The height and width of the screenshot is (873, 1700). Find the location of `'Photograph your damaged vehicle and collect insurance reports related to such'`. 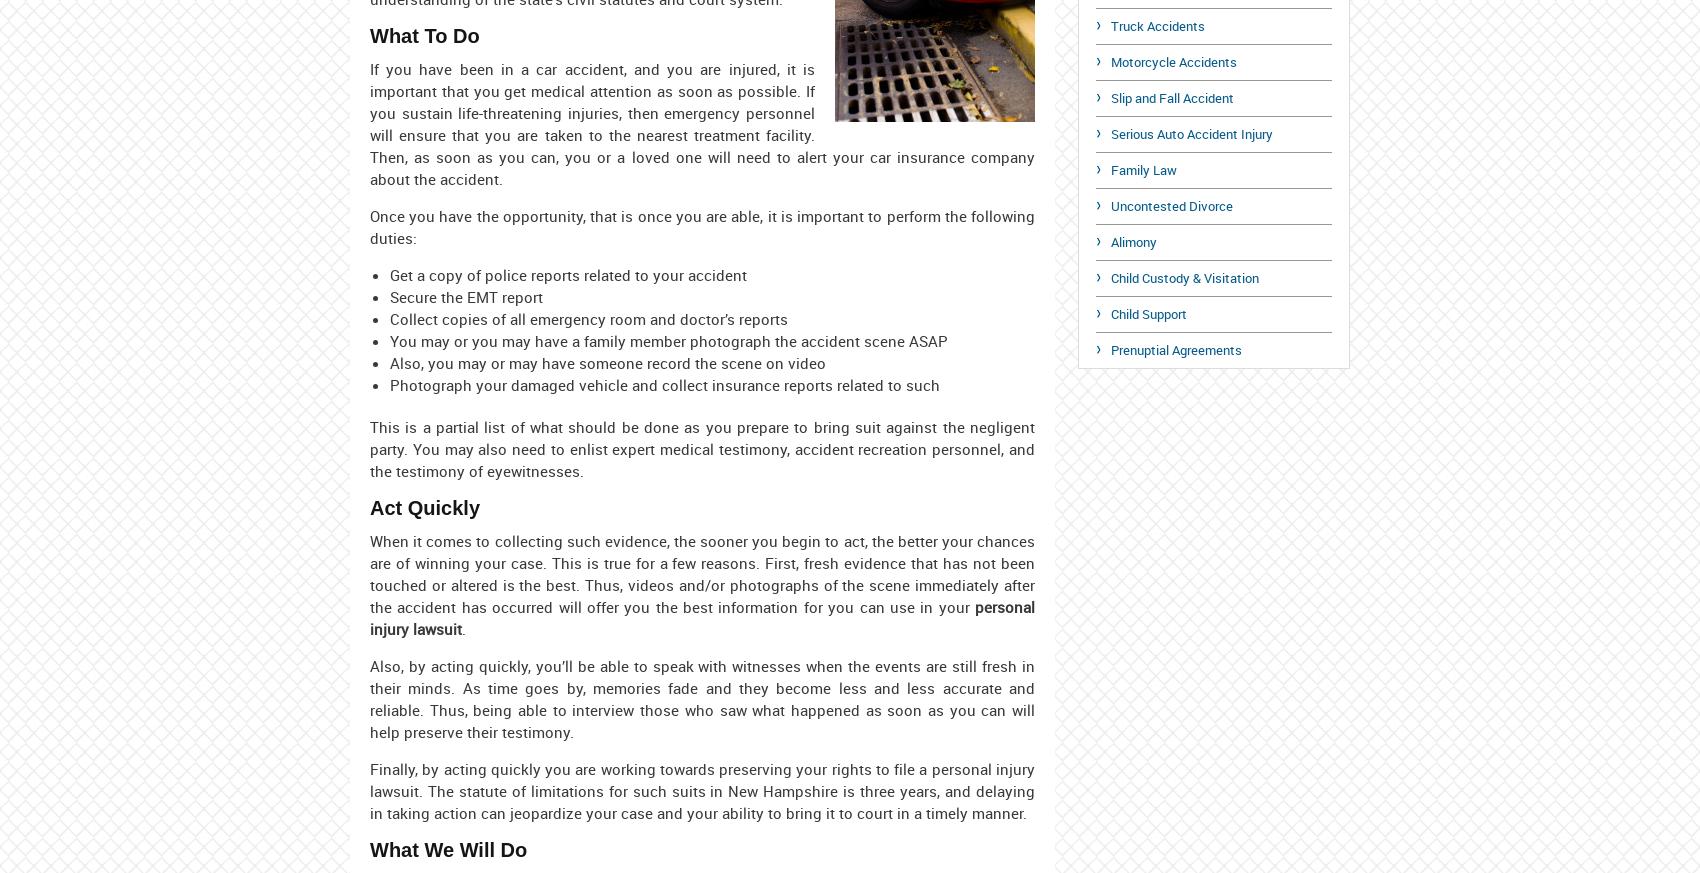

'Photograph your damaged vehicle and collect insurance reports related to such' is located at coordinates (665, 383).